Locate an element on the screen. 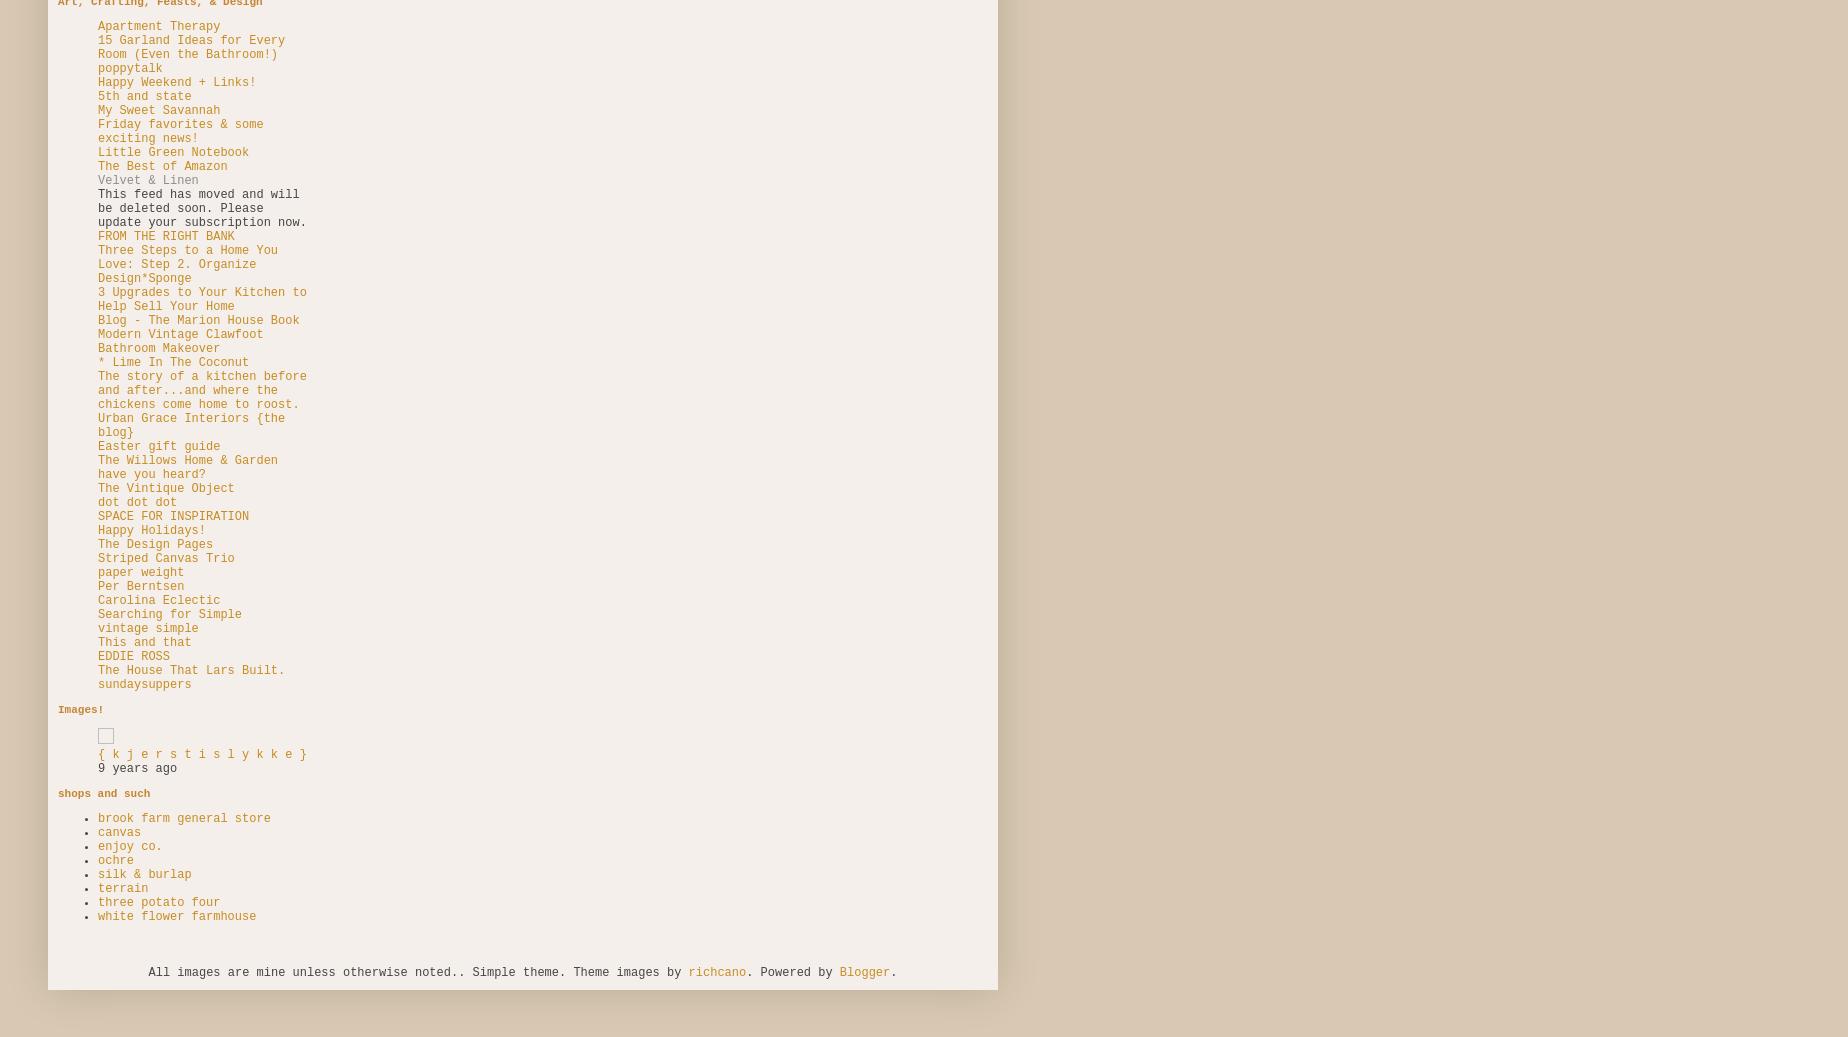  'All images are mine unless otherwise noted.. Simple theme. Theme images by' is located at coordinates (418, 971).